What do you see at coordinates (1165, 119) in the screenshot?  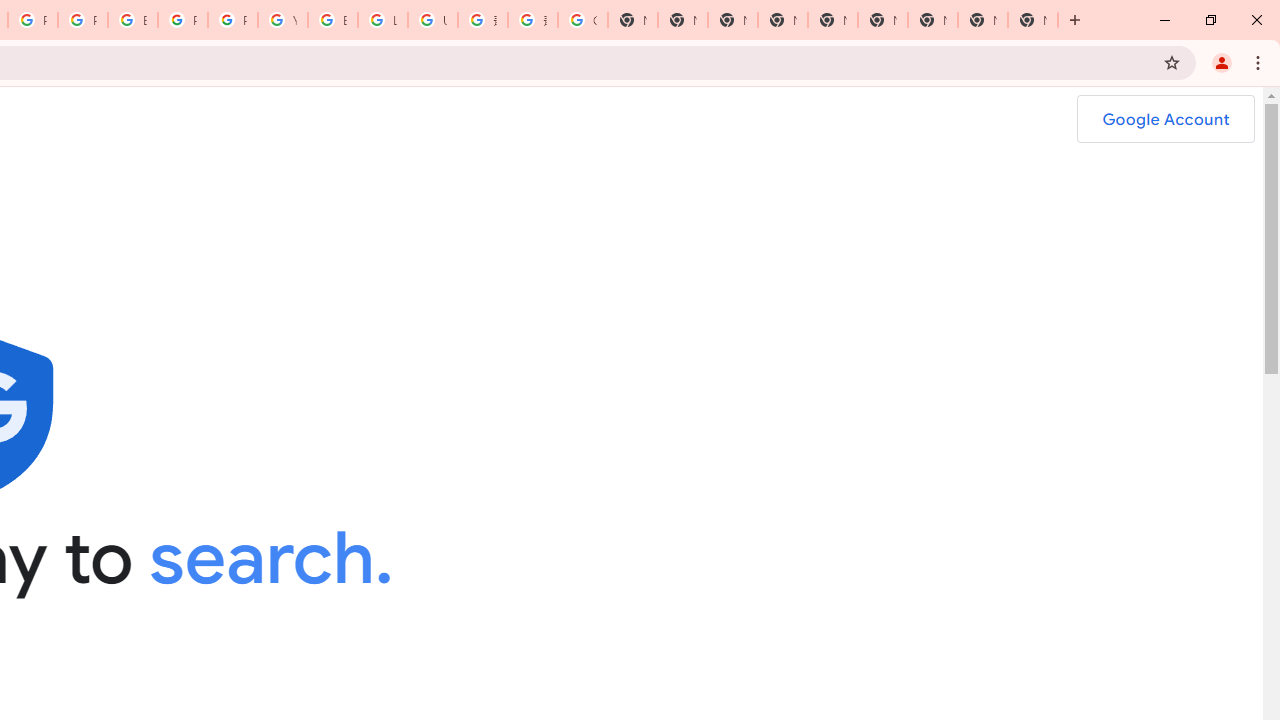 I see `'Google Account'` at bounding box center [1165, 119].